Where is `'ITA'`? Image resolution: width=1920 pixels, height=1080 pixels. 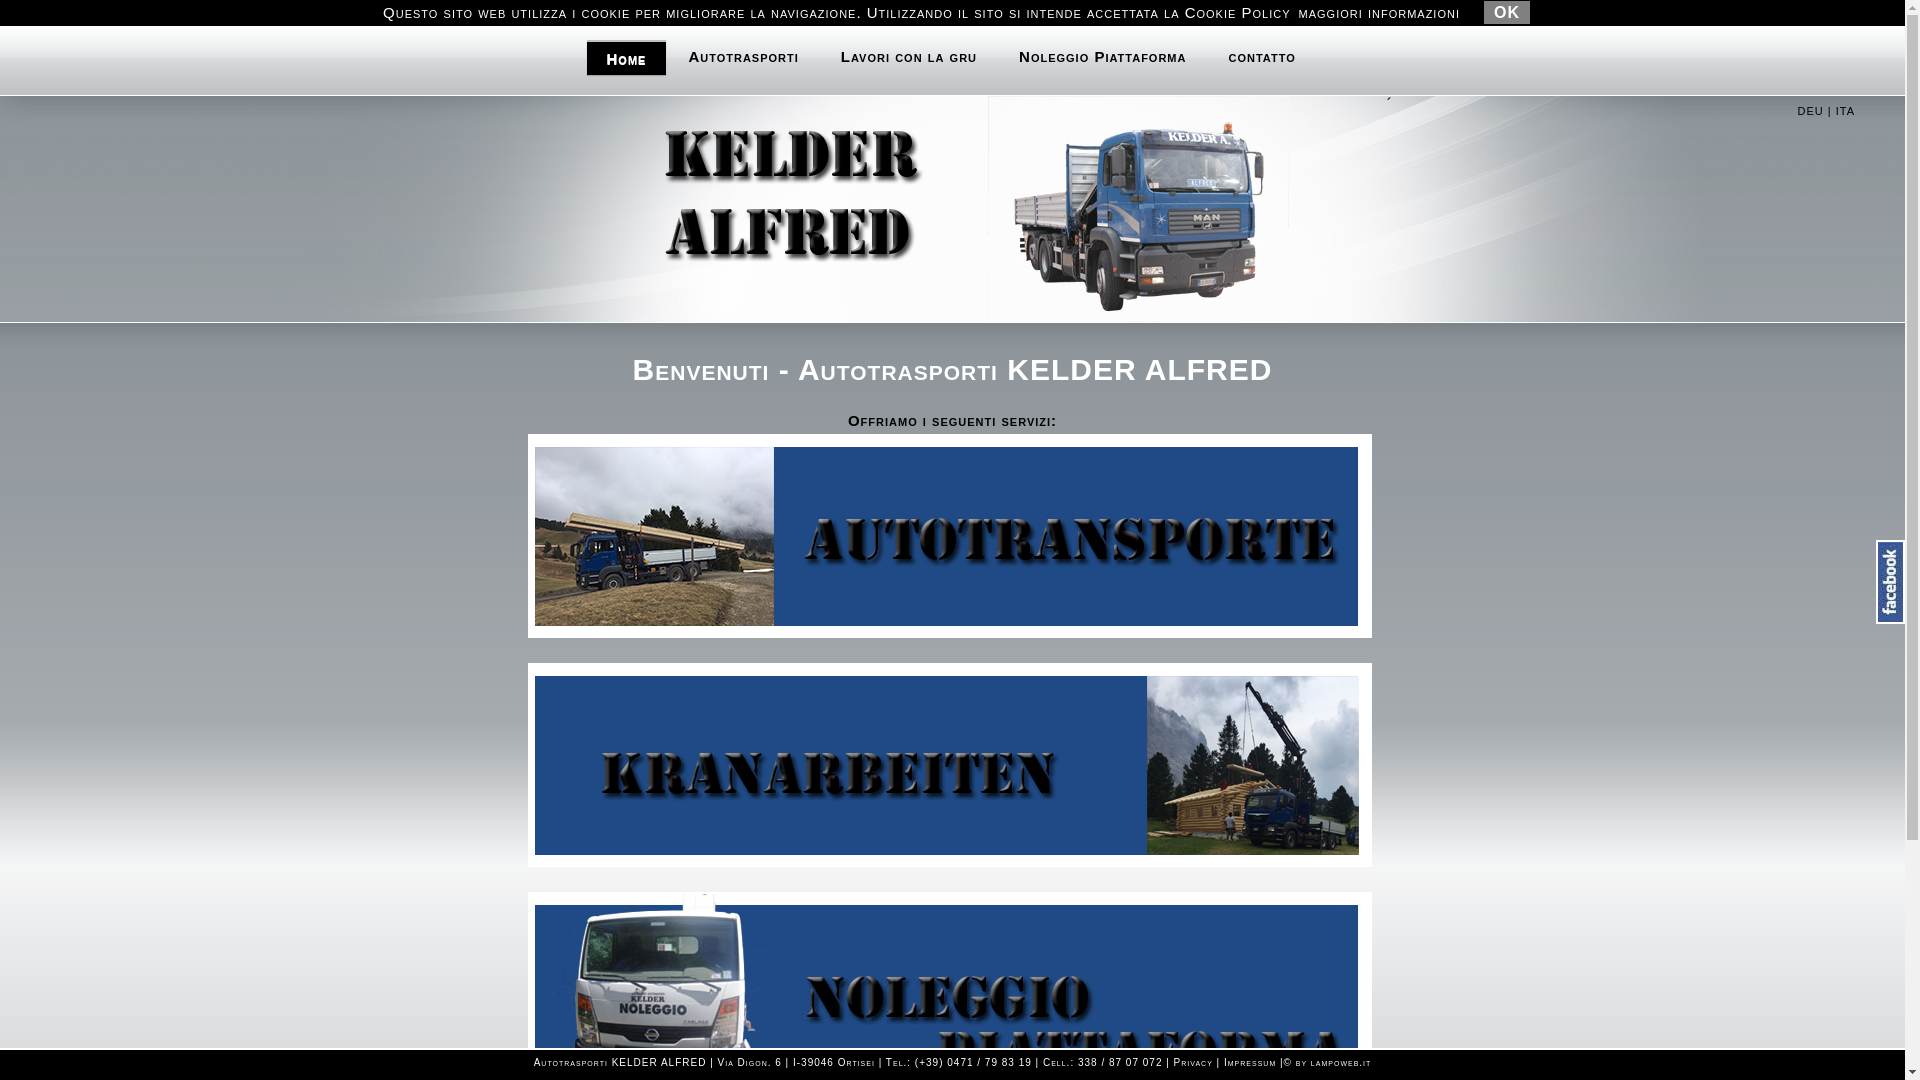
'ITA' is located at coordinates (1844, 111).